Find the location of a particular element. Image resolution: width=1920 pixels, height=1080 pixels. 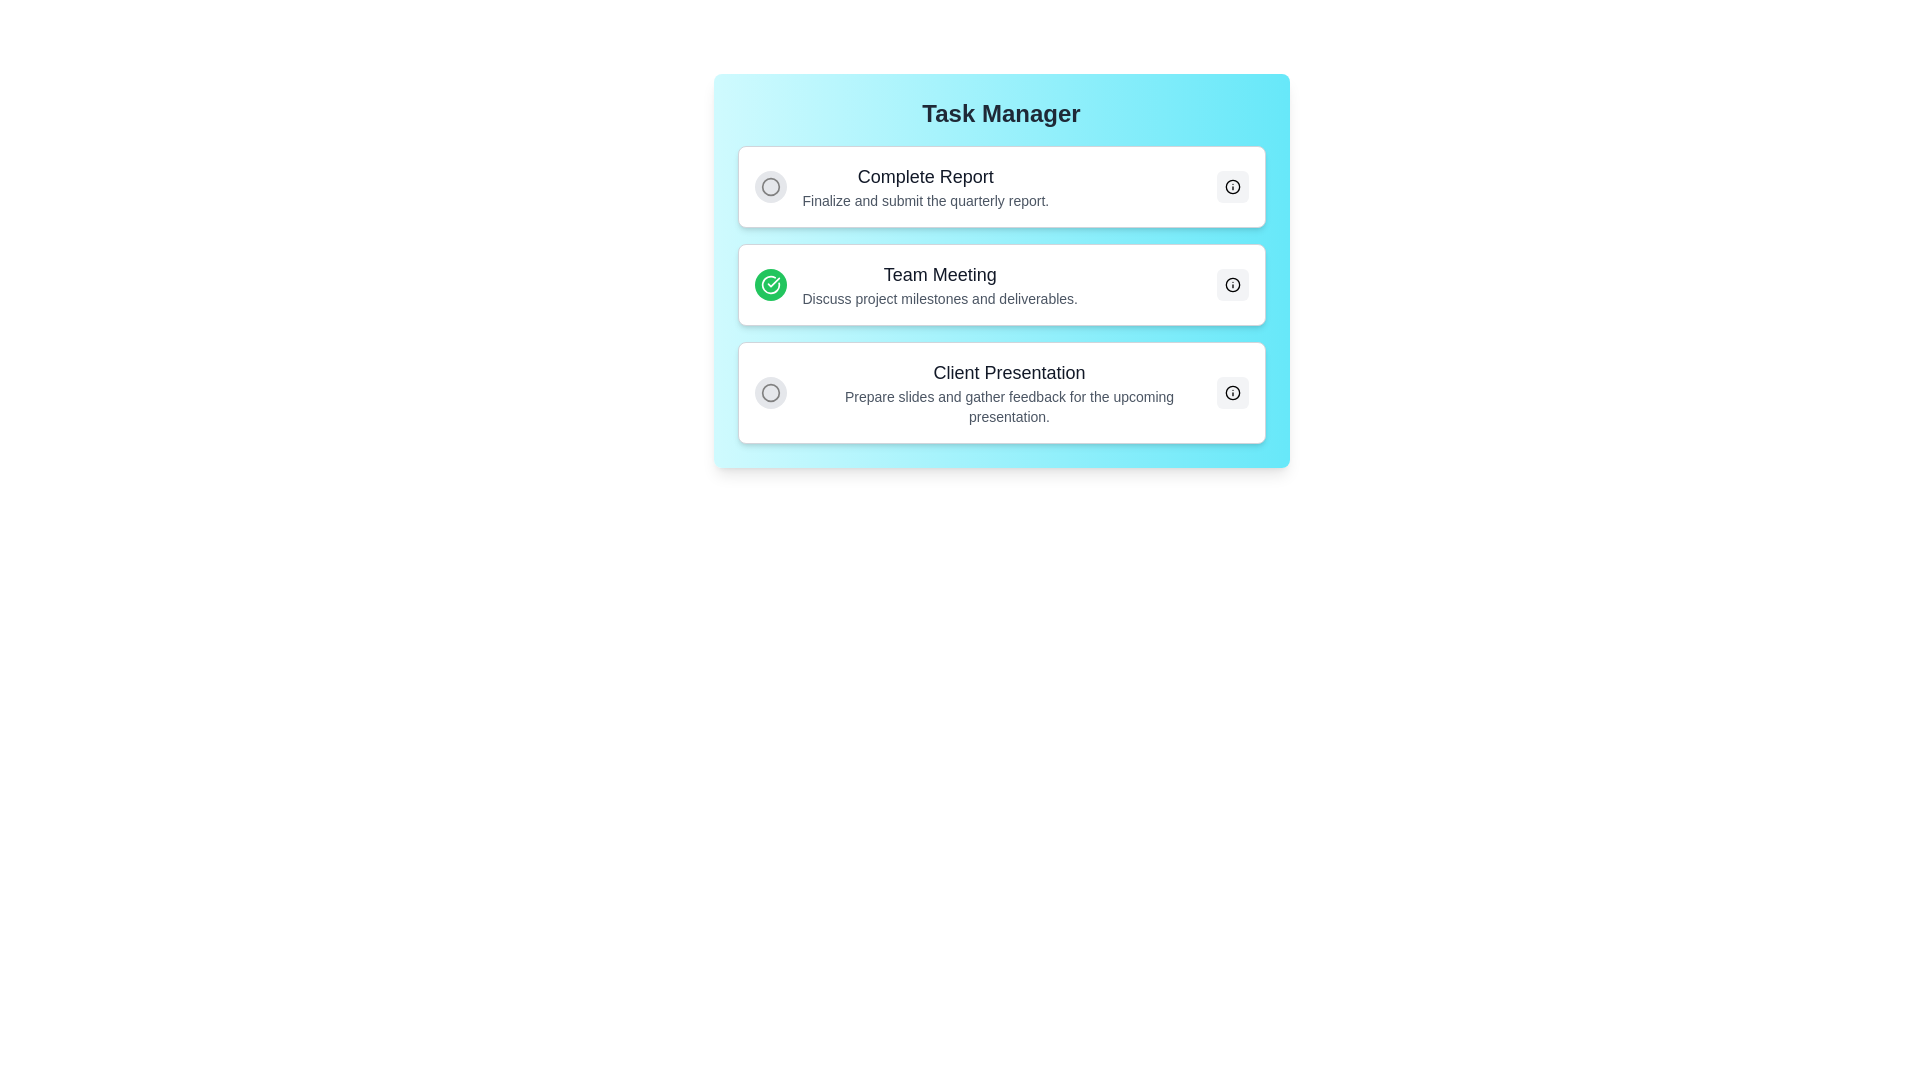

the label providing supplementary details about the 'Team Meeting' task, which is positioned beneath the title and is the second task in the vertical order is located at coordinates (939, 299).